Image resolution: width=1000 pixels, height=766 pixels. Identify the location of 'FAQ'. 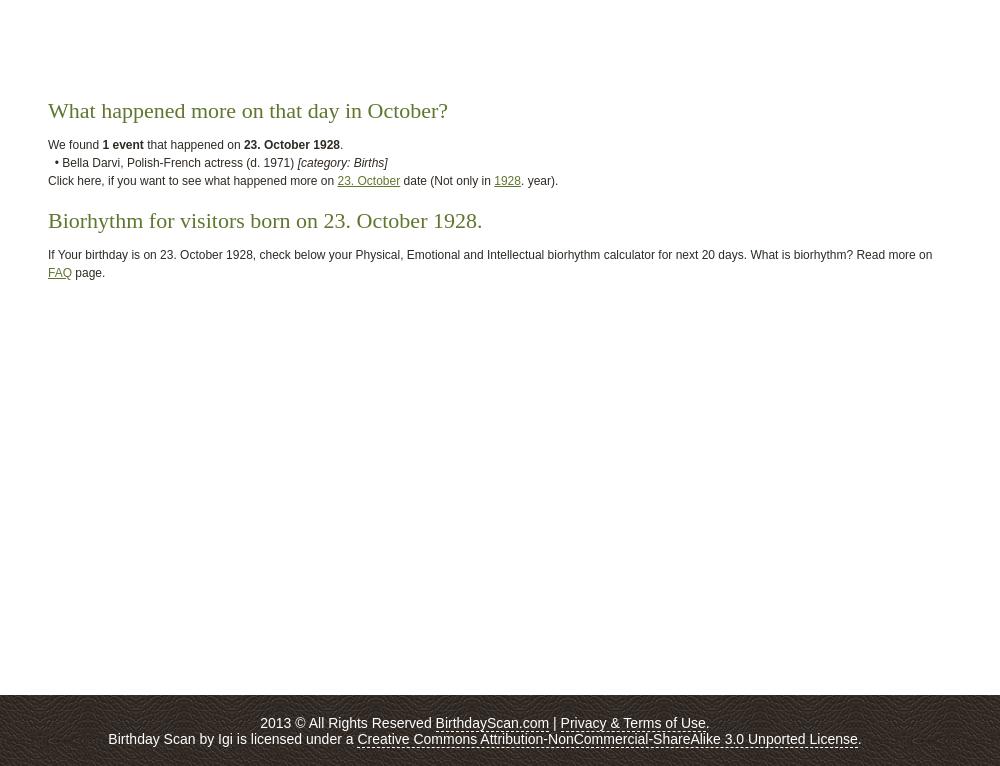
(48, 273).